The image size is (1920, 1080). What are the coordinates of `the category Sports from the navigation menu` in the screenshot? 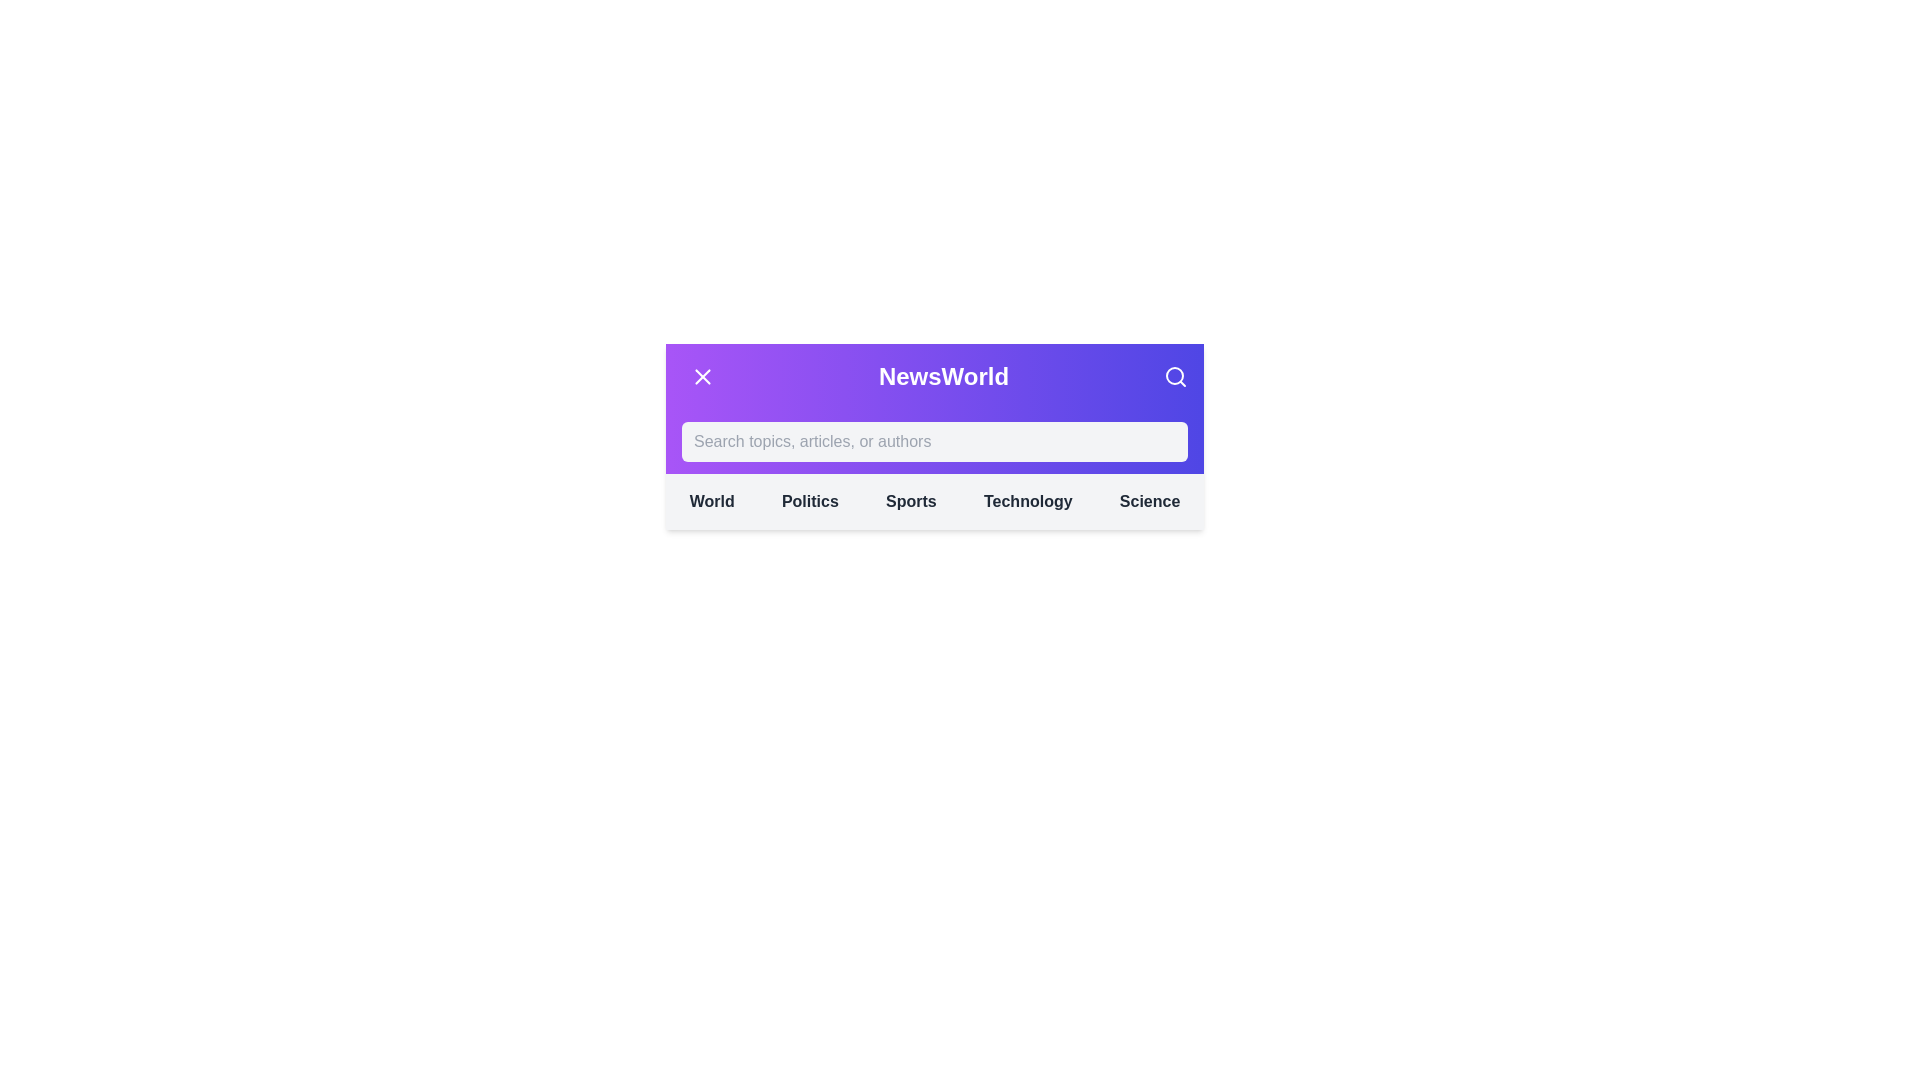 It's located at (910, 500).